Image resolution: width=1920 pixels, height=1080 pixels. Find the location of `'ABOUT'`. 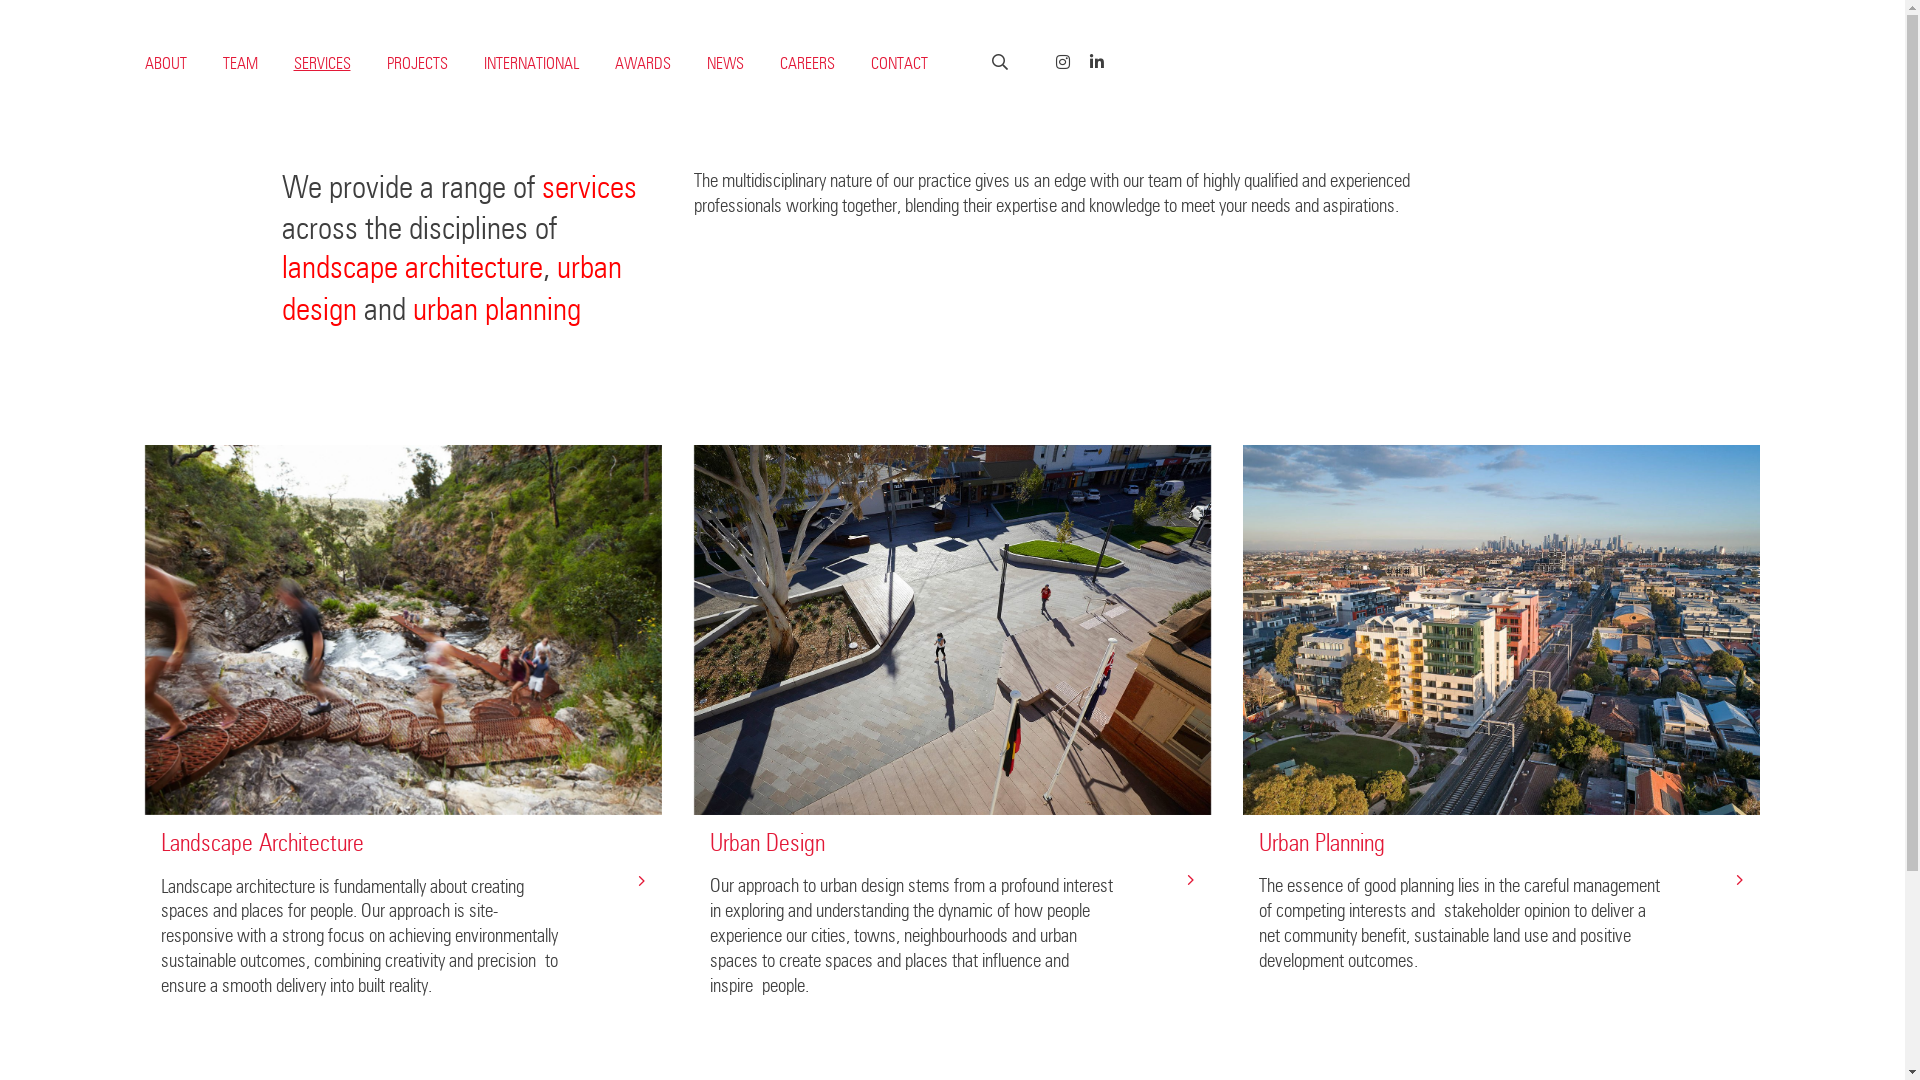

'ABOUT' is located at coordinates (143, 64).